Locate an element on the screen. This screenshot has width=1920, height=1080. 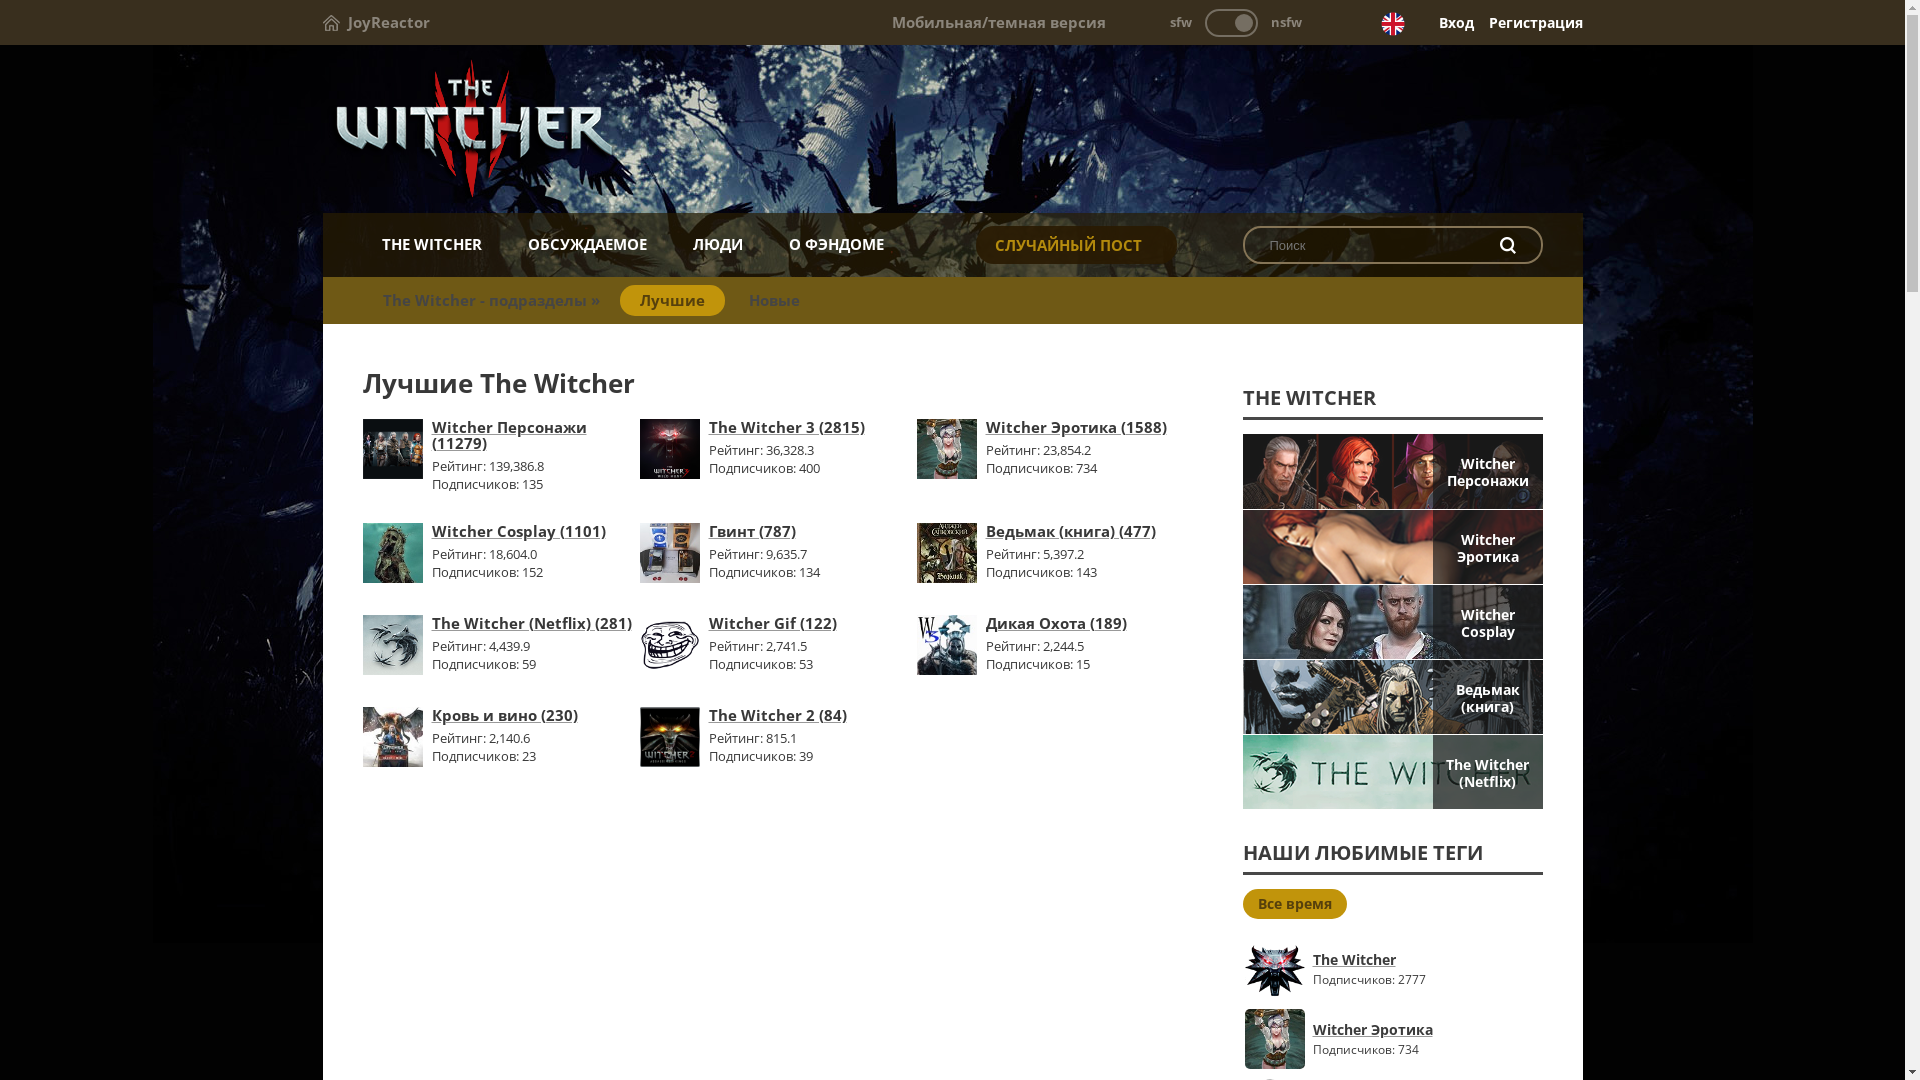
'The Witcher 2 (84)' is located at coordinates (776, 713).